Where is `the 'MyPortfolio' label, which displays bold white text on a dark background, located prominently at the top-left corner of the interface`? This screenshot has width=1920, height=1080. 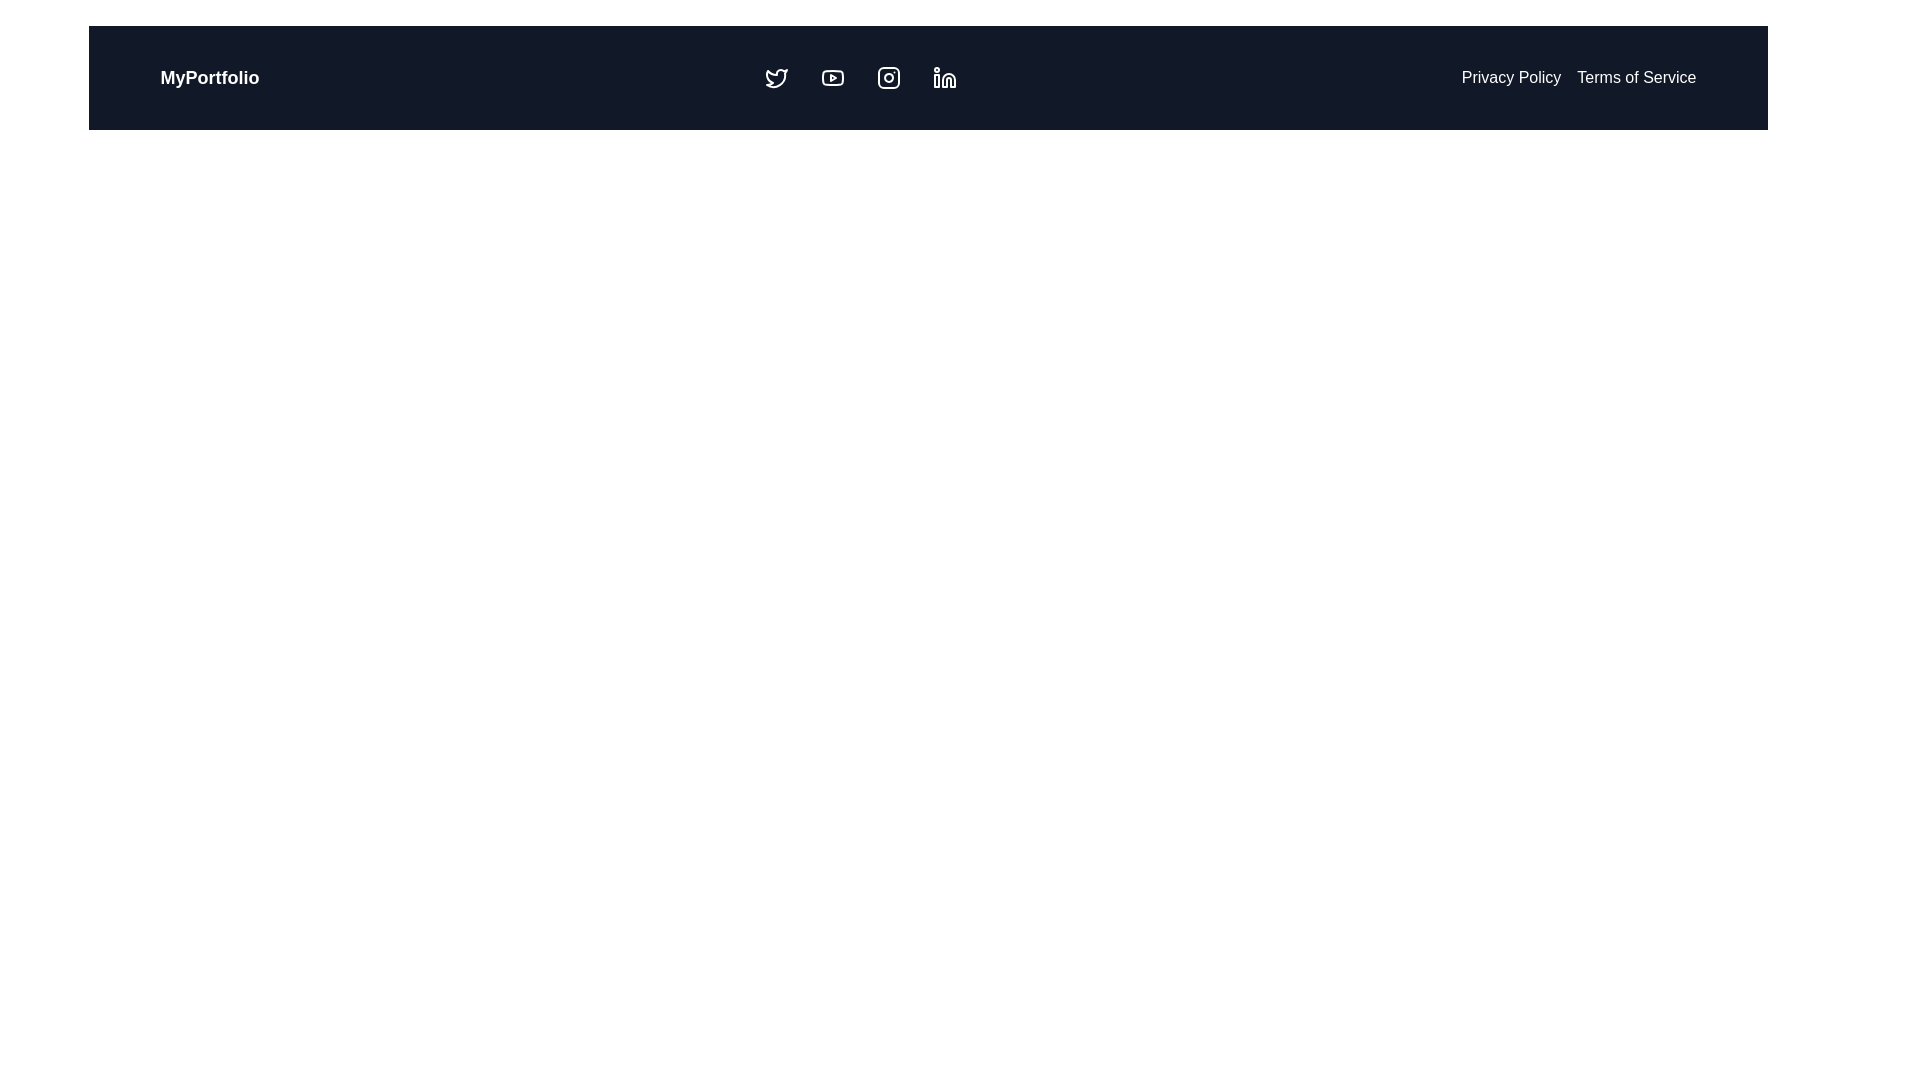
the 'MyPortfolio' label, which displays bold white text on a dark background, located prominently at the top-left corner of the interface is located at coordinates (210, 76).